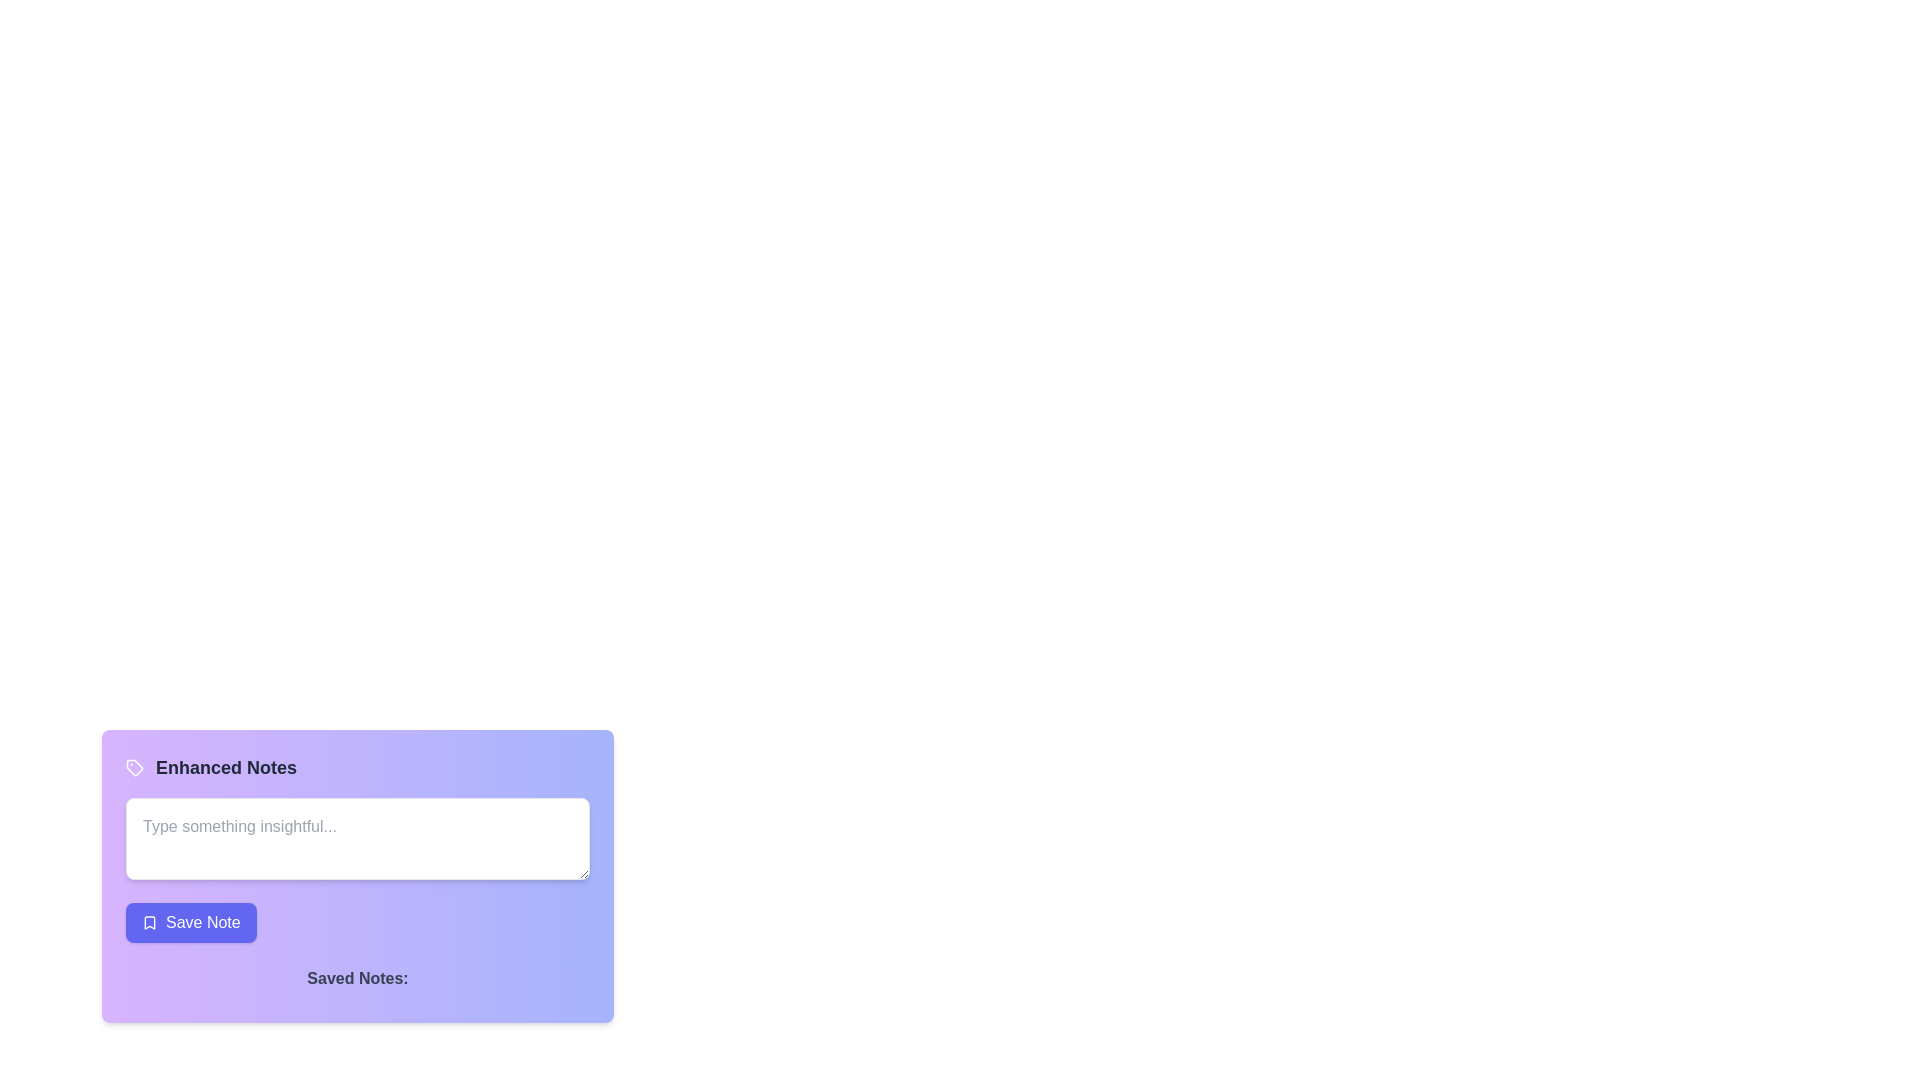 The height and width of the screenshot is (1080, 1920). Describe the element at coordinates (148, 922) in the screenshot. I see `the appearance of the small bookmark-shaped SVG icon located at the bottom-left corner of the 'Save Note' button` at that location.